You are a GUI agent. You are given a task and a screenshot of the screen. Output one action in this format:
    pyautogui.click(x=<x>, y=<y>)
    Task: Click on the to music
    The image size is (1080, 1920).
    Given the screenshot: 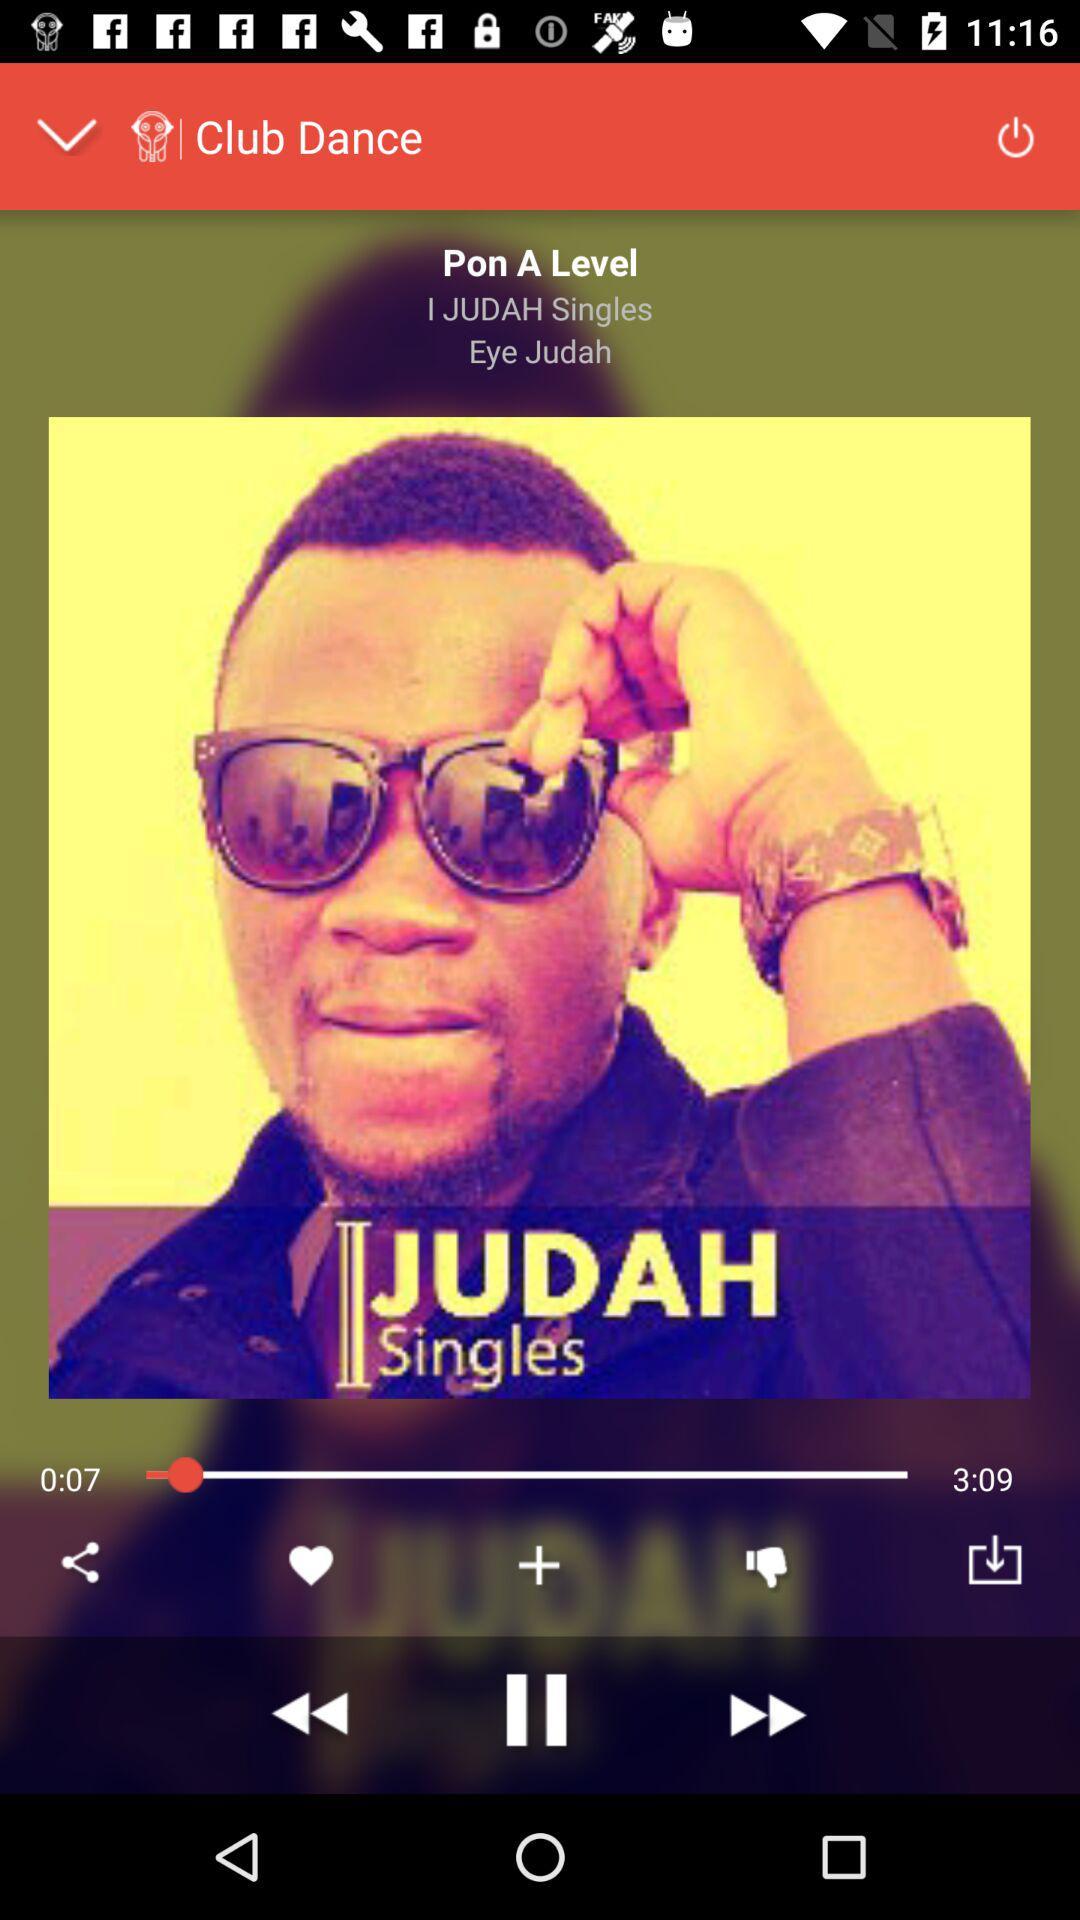 What is the action you would take?
    pyautogui.click(x=540, y=1564)
    